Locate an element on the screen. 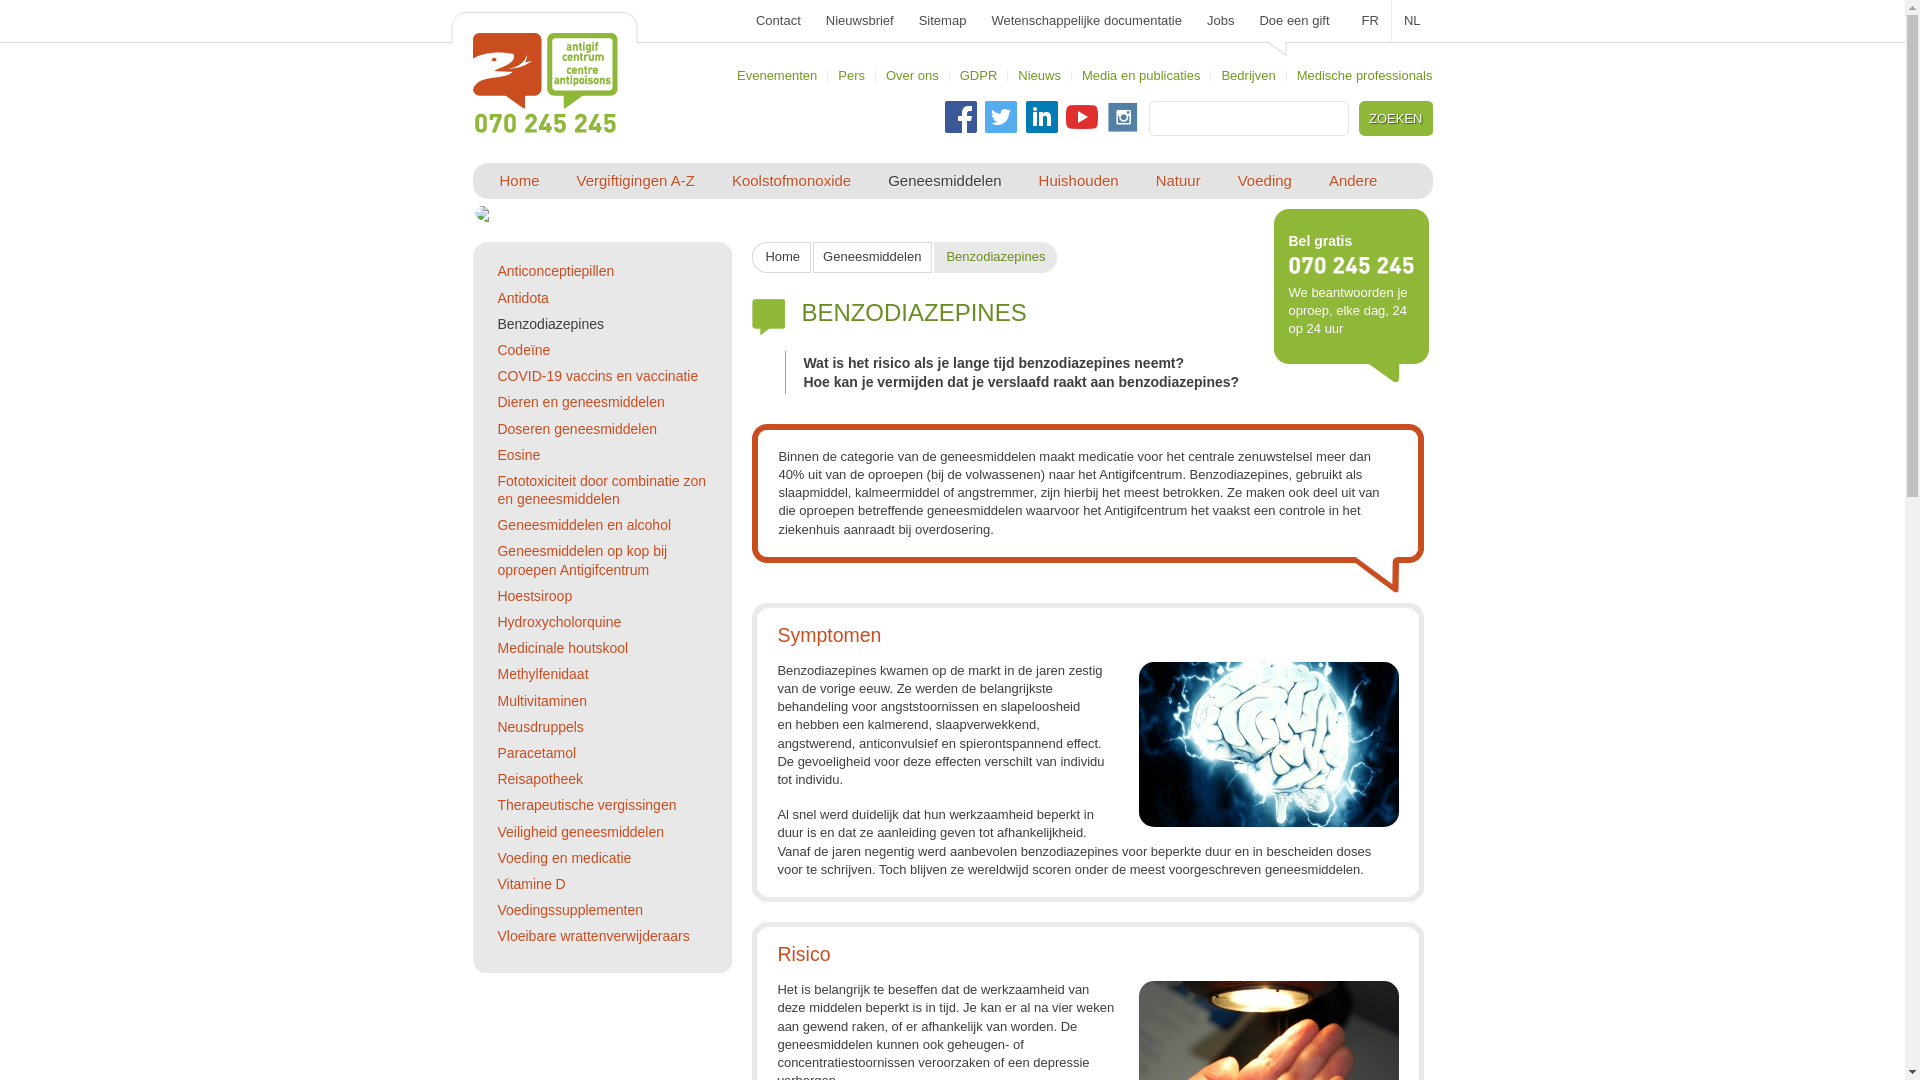 The image size is (1920, 1080). 'Multivitaminen' is located at coordinates (497, 700).